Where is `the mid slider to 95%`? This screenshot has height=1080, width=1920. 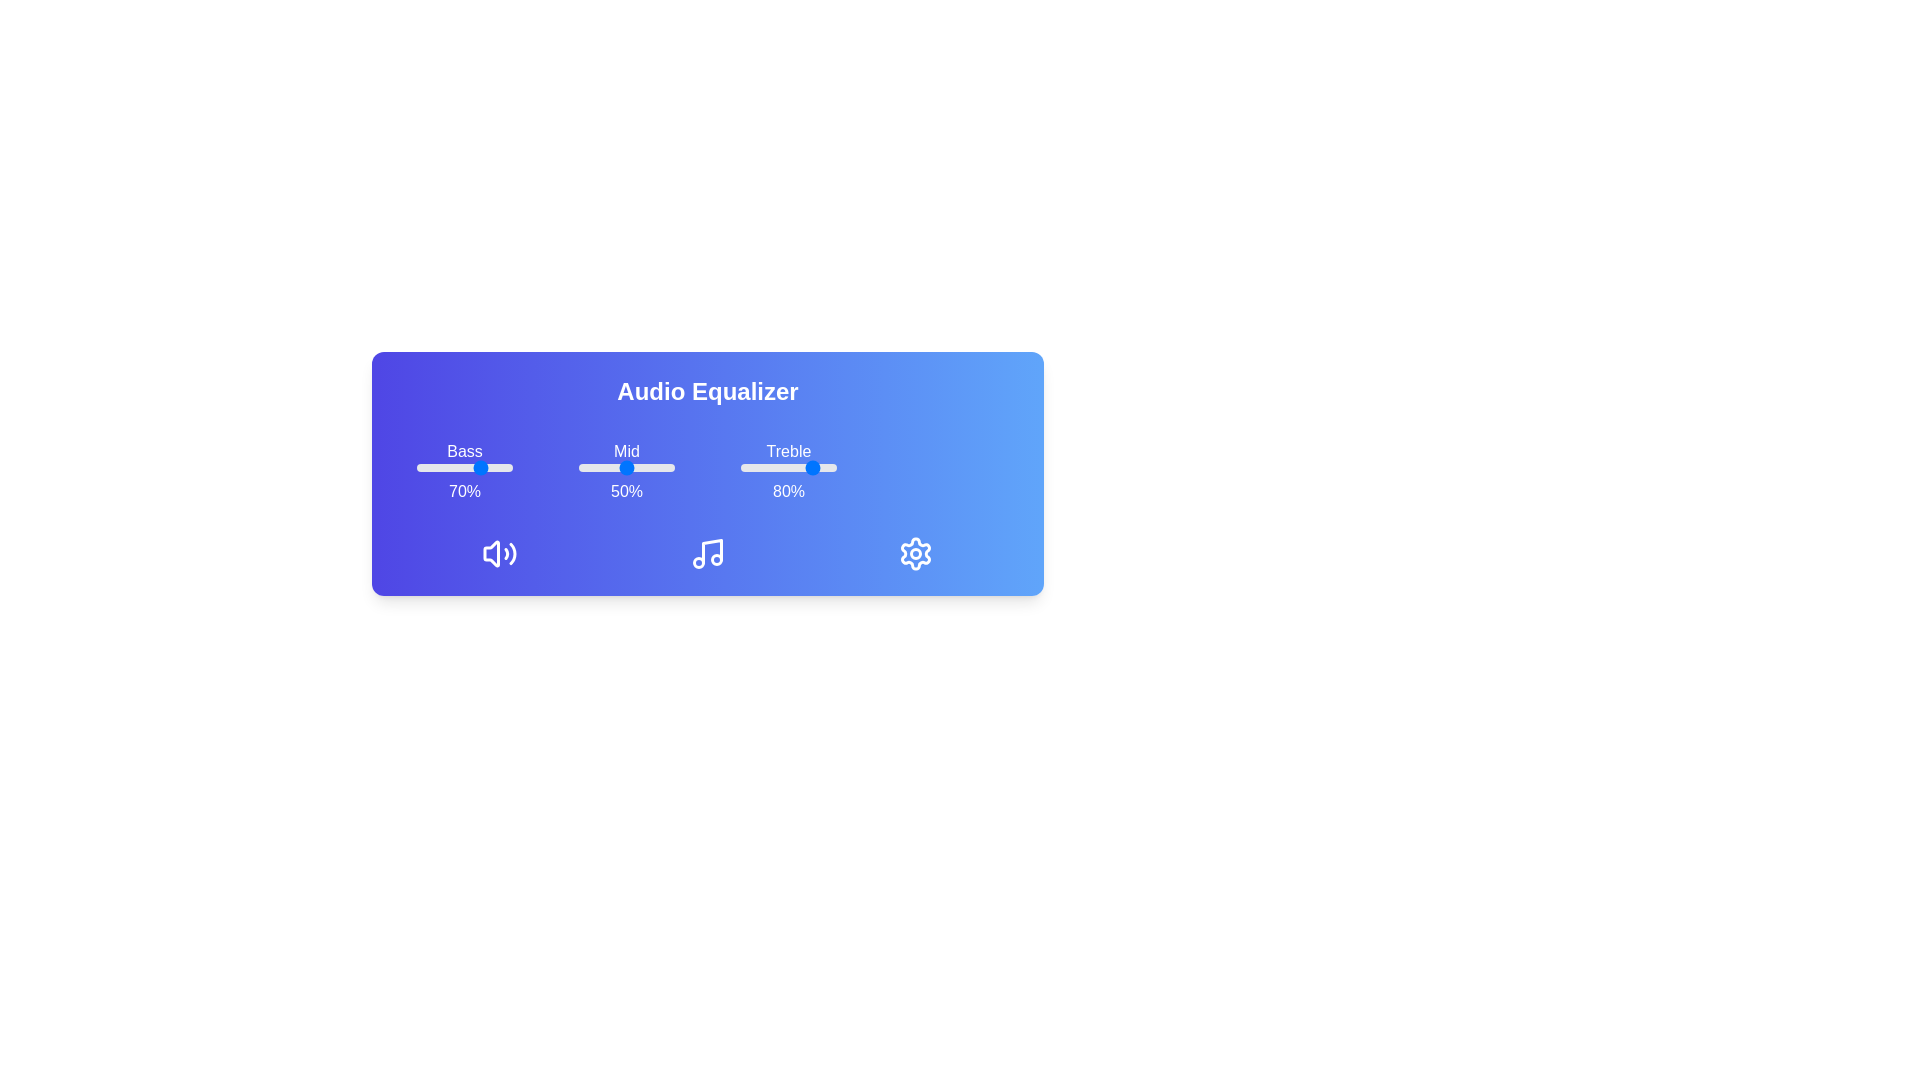 the mid slider to 95% is located at coordinates (670, 467).